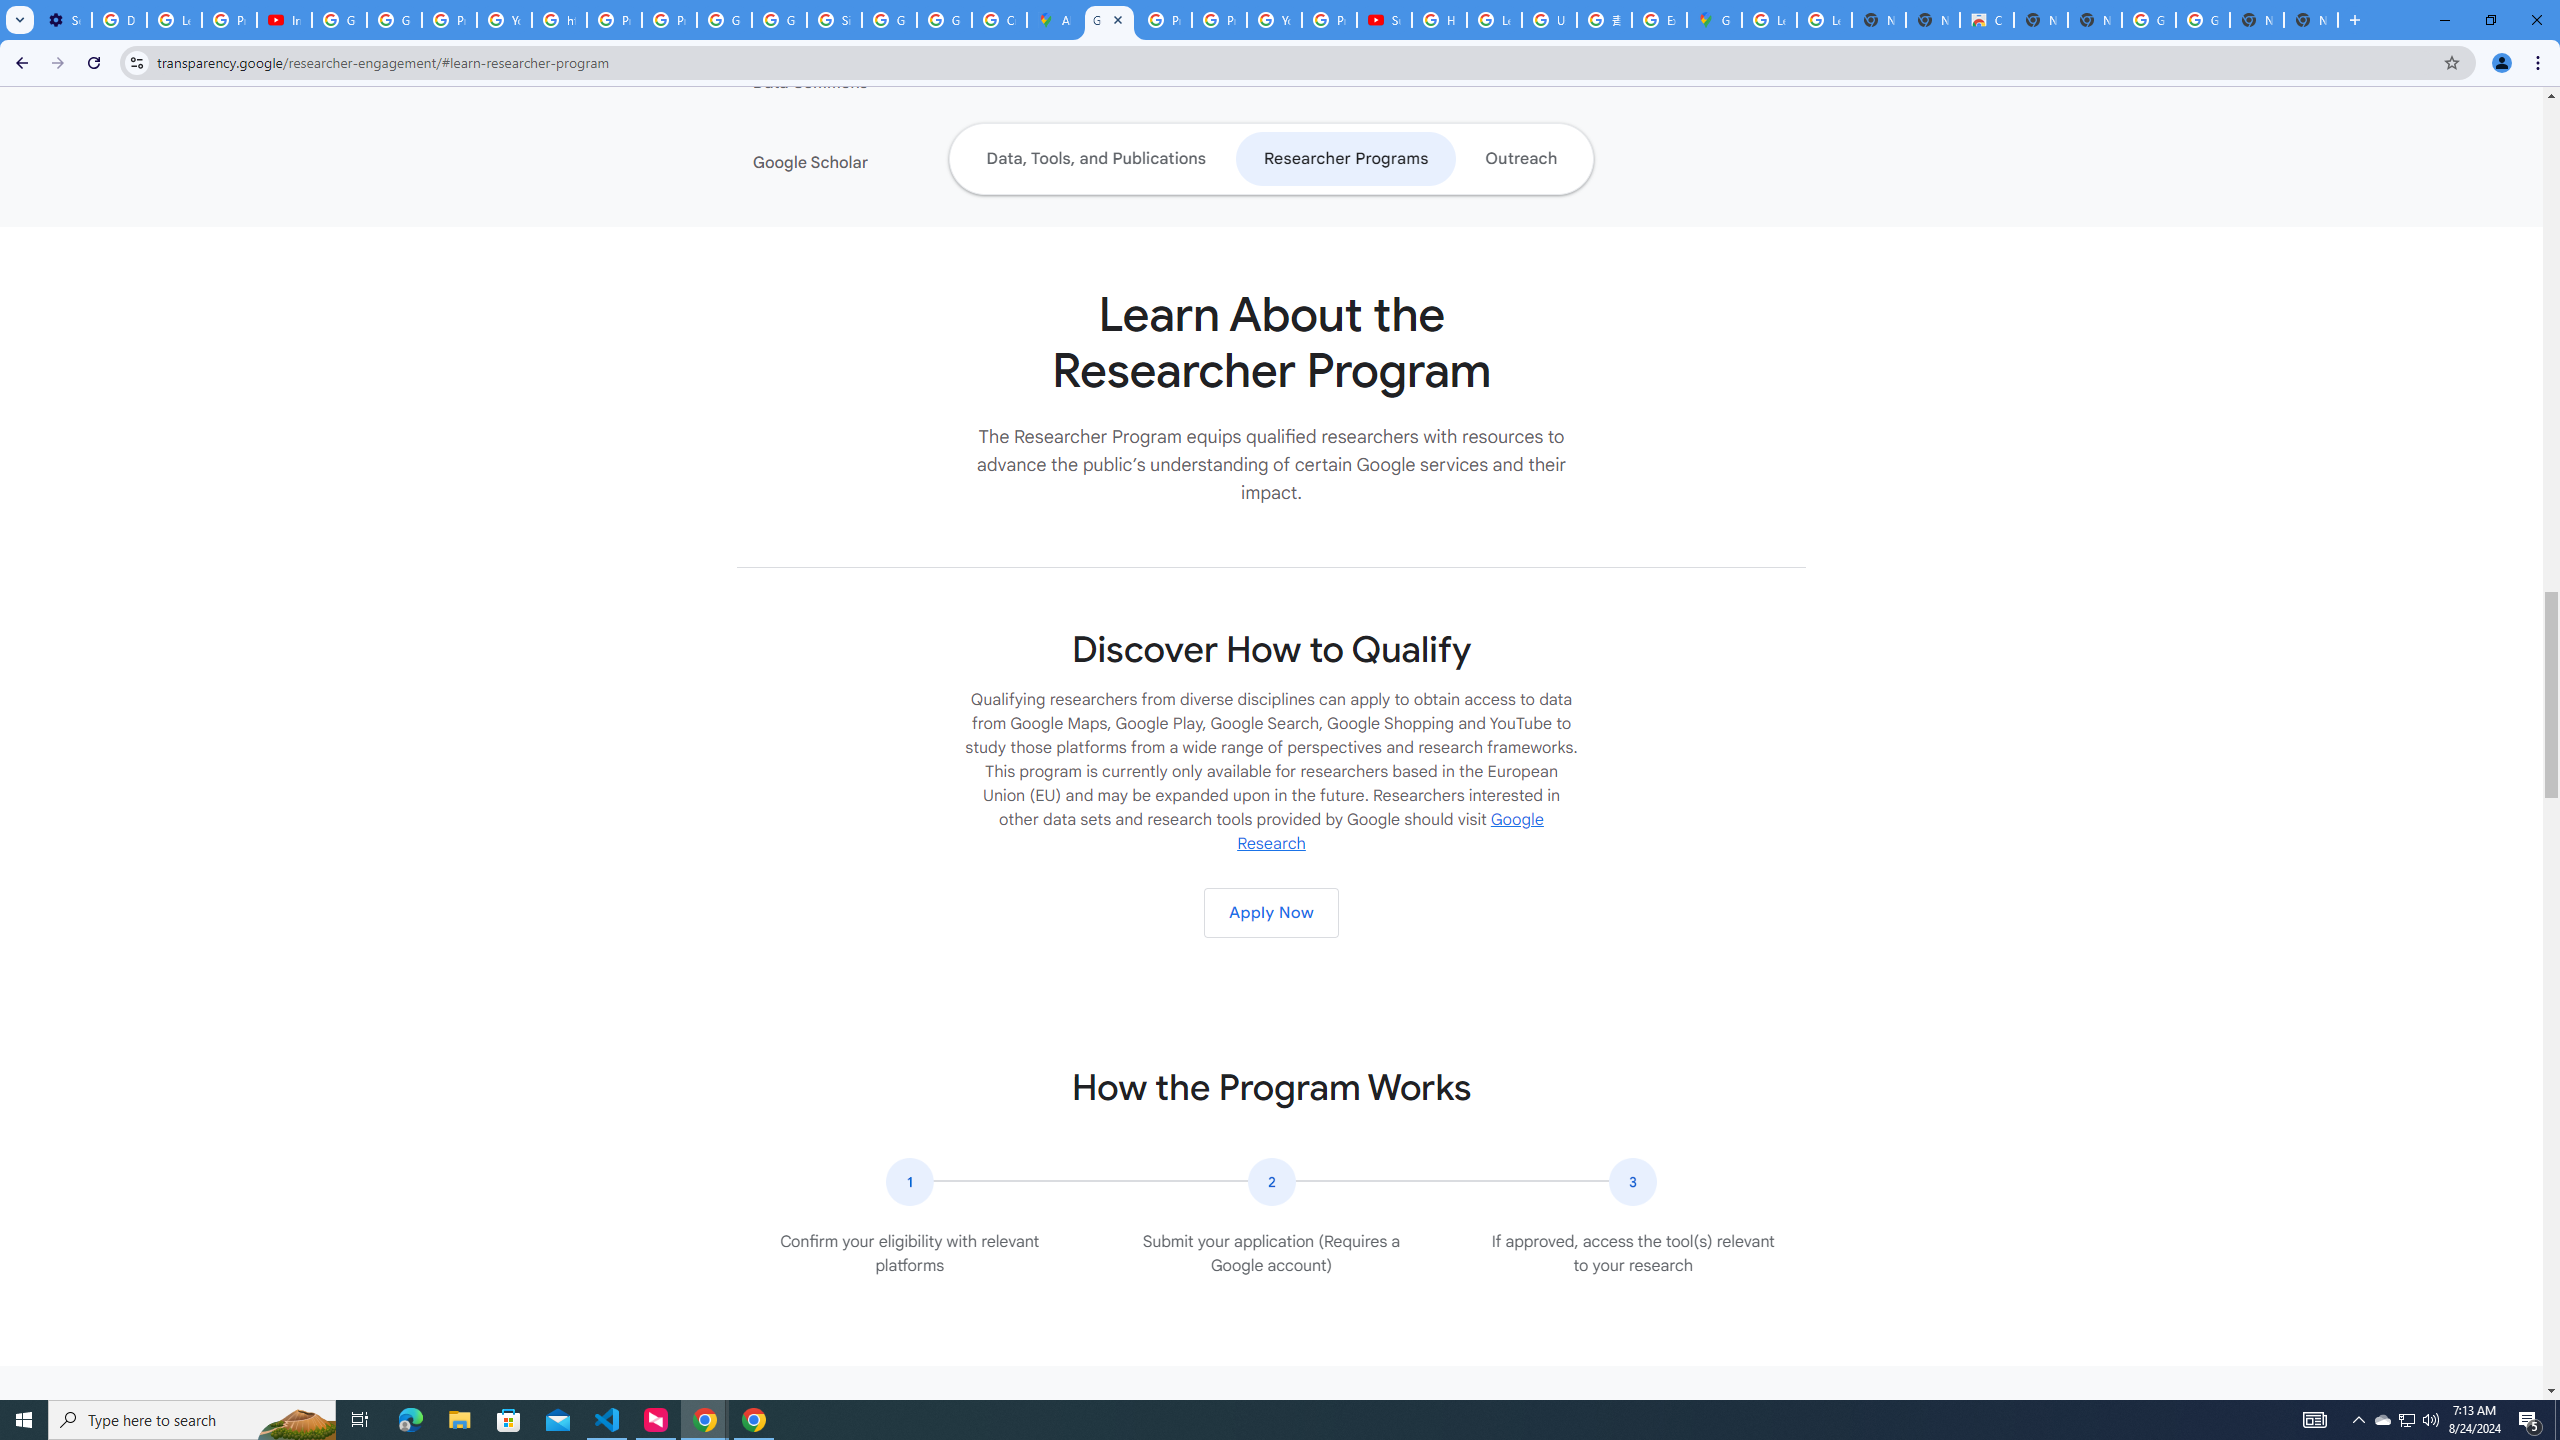 The height and width of the screenshot is (1440, 2560). I want to click on 'Create your Google Account', so click(998, 19).